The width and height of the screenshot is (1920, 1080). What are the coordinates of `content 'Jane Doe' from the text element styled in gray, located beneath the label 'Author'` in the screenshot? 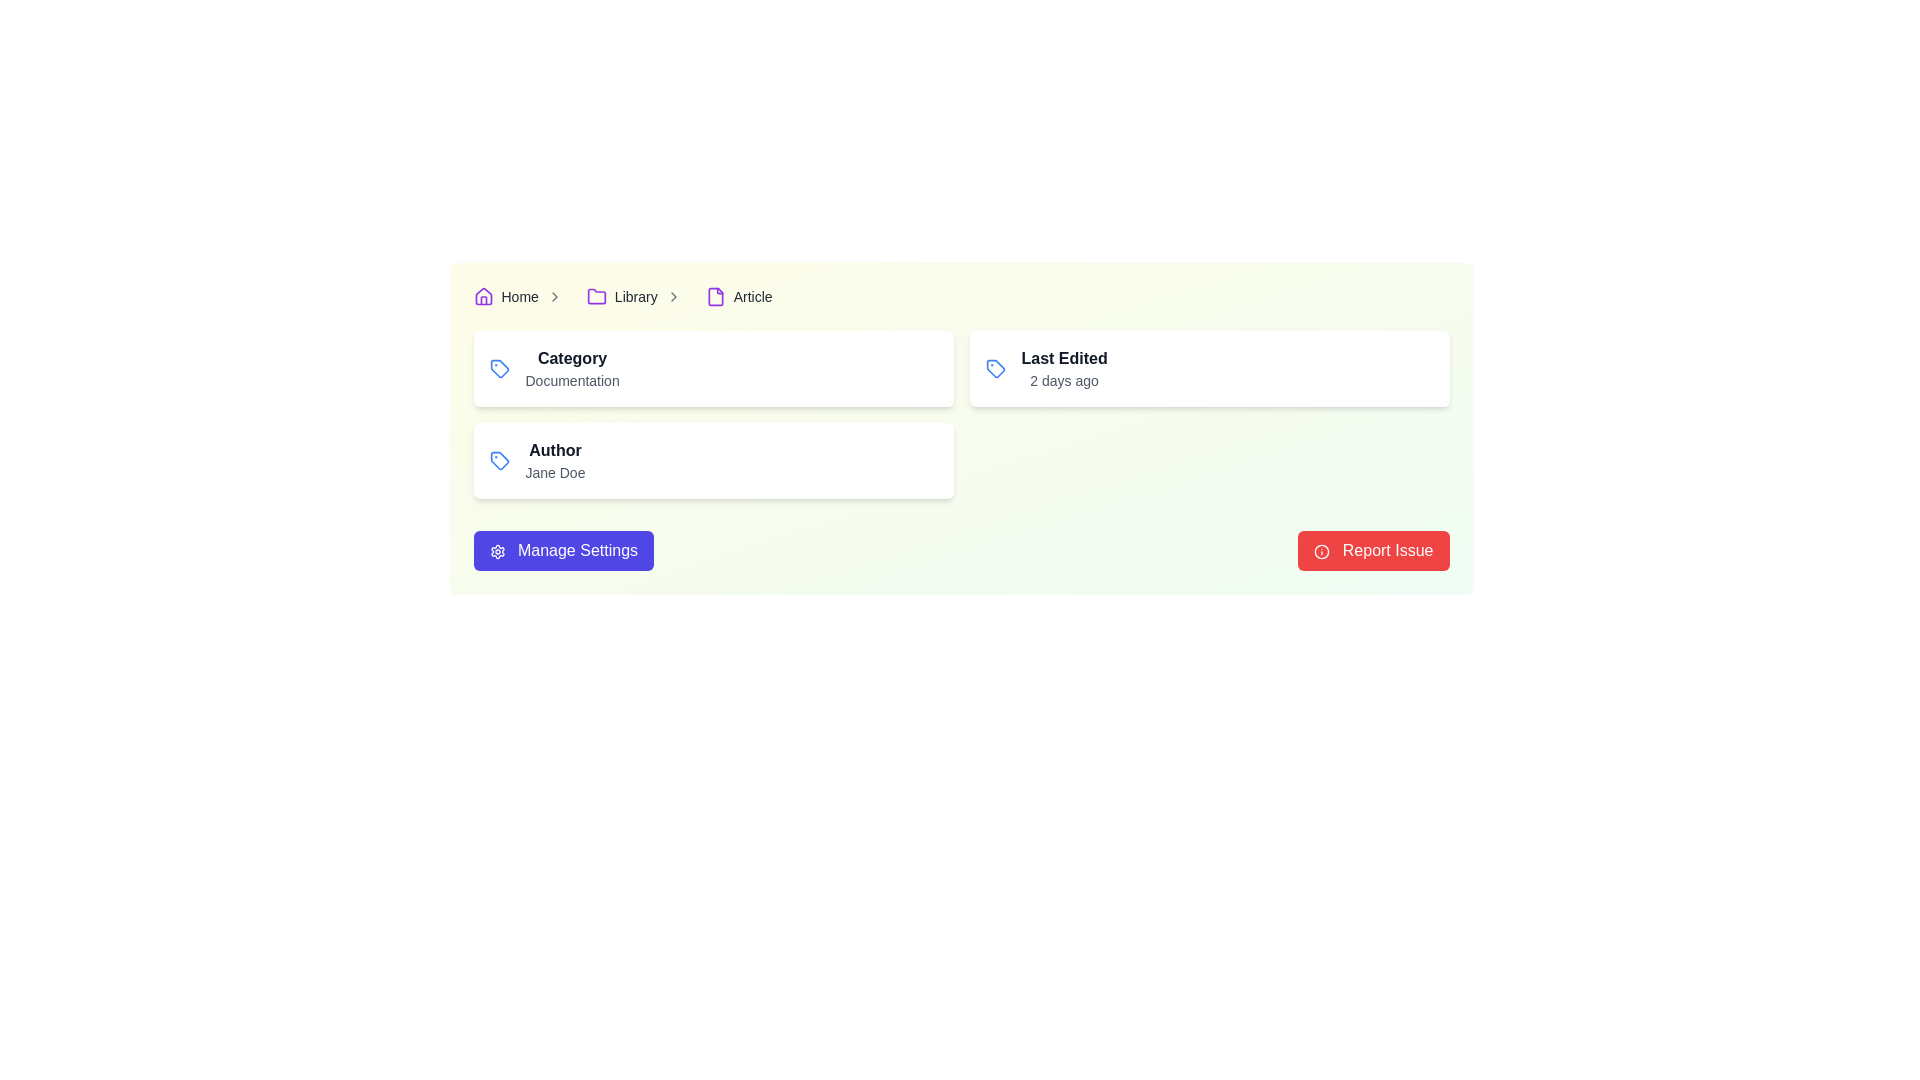 It's located at (555, 473).